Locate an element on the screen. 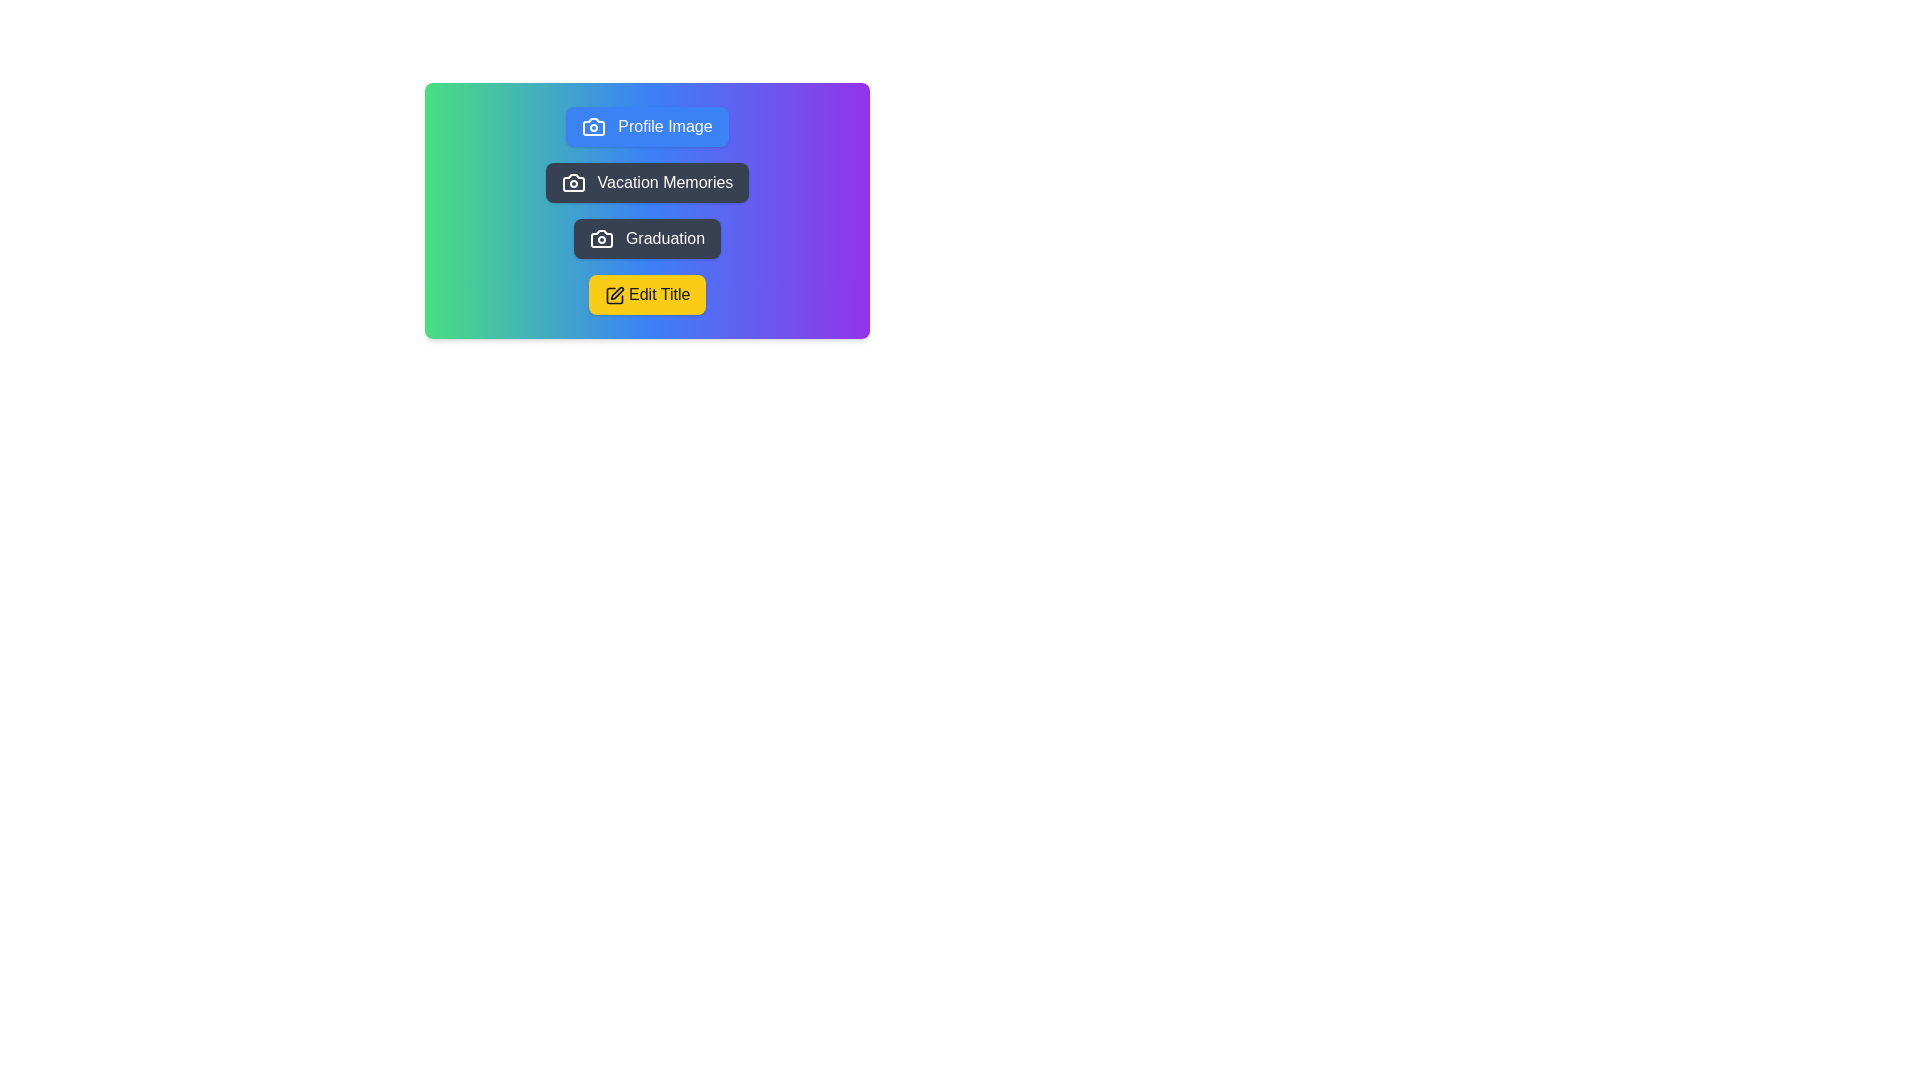 This screenshot has height=1080, width=1920. the profile image upload icon located on the left side of the 'Profile Image' button is located at coordinates (593, 127).